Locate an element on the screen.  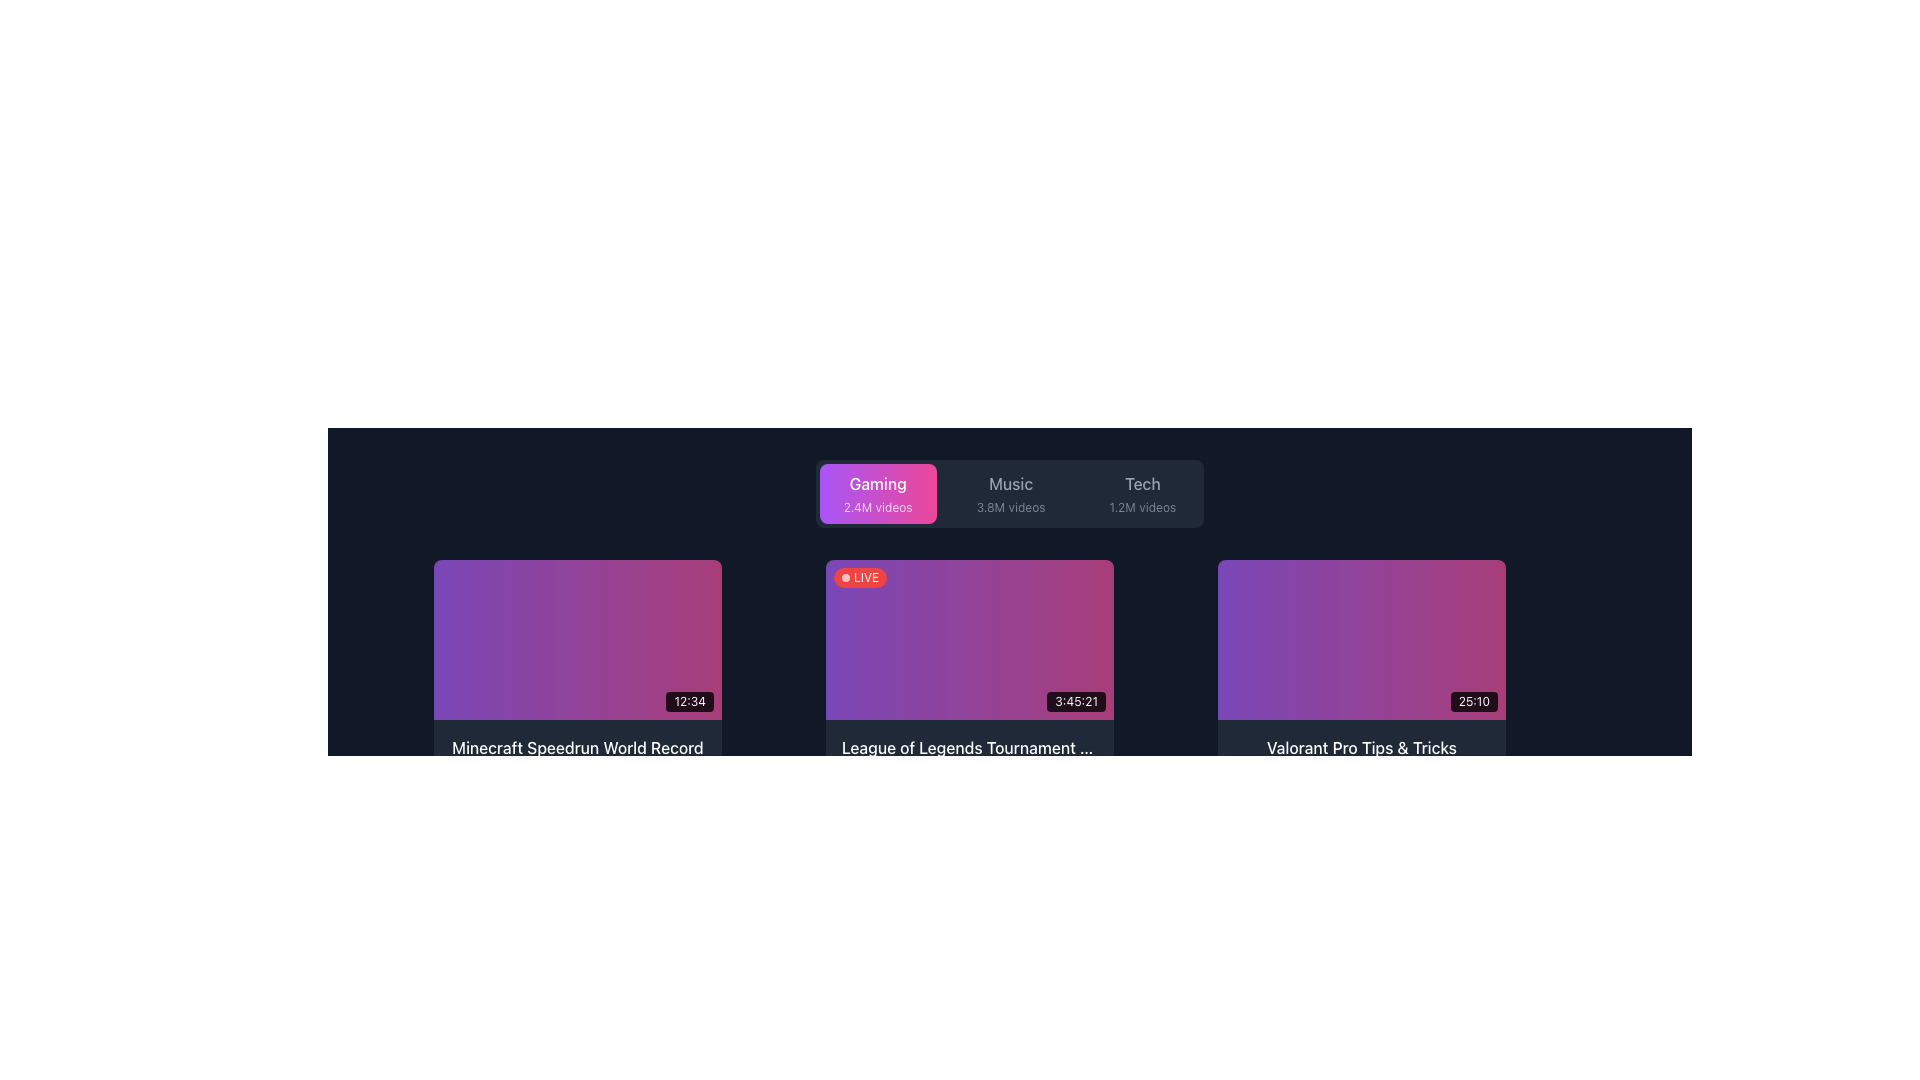
the non-interactive text label that displays the numerical information about the content count in the 'Tech' category, which is positioned below the 'Tech' text and adjacent to 'Music' is located at coordinates (1142, 507).